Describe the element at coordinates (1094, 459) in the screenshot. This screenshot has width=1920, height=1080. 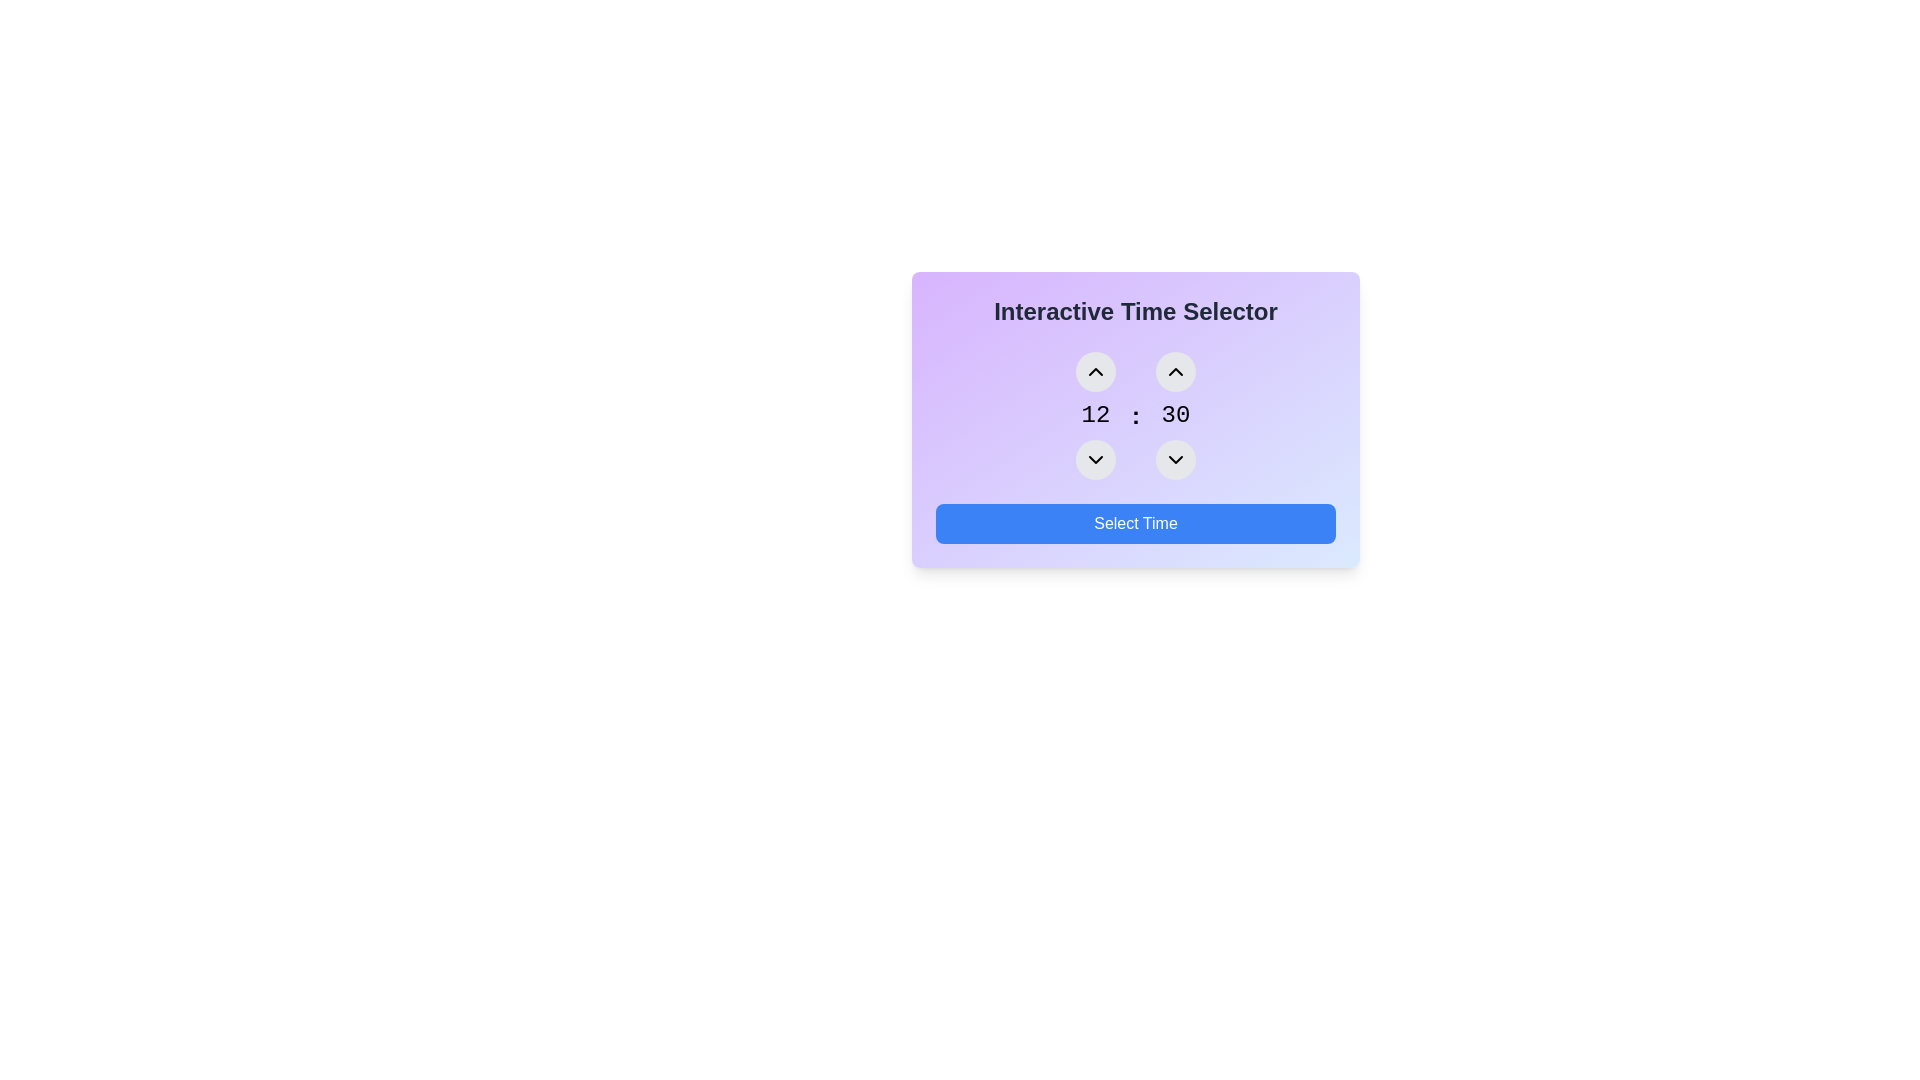
I see `the downward-facing button with an embedded icon, located below the number '12', to decrease the value` at that location.